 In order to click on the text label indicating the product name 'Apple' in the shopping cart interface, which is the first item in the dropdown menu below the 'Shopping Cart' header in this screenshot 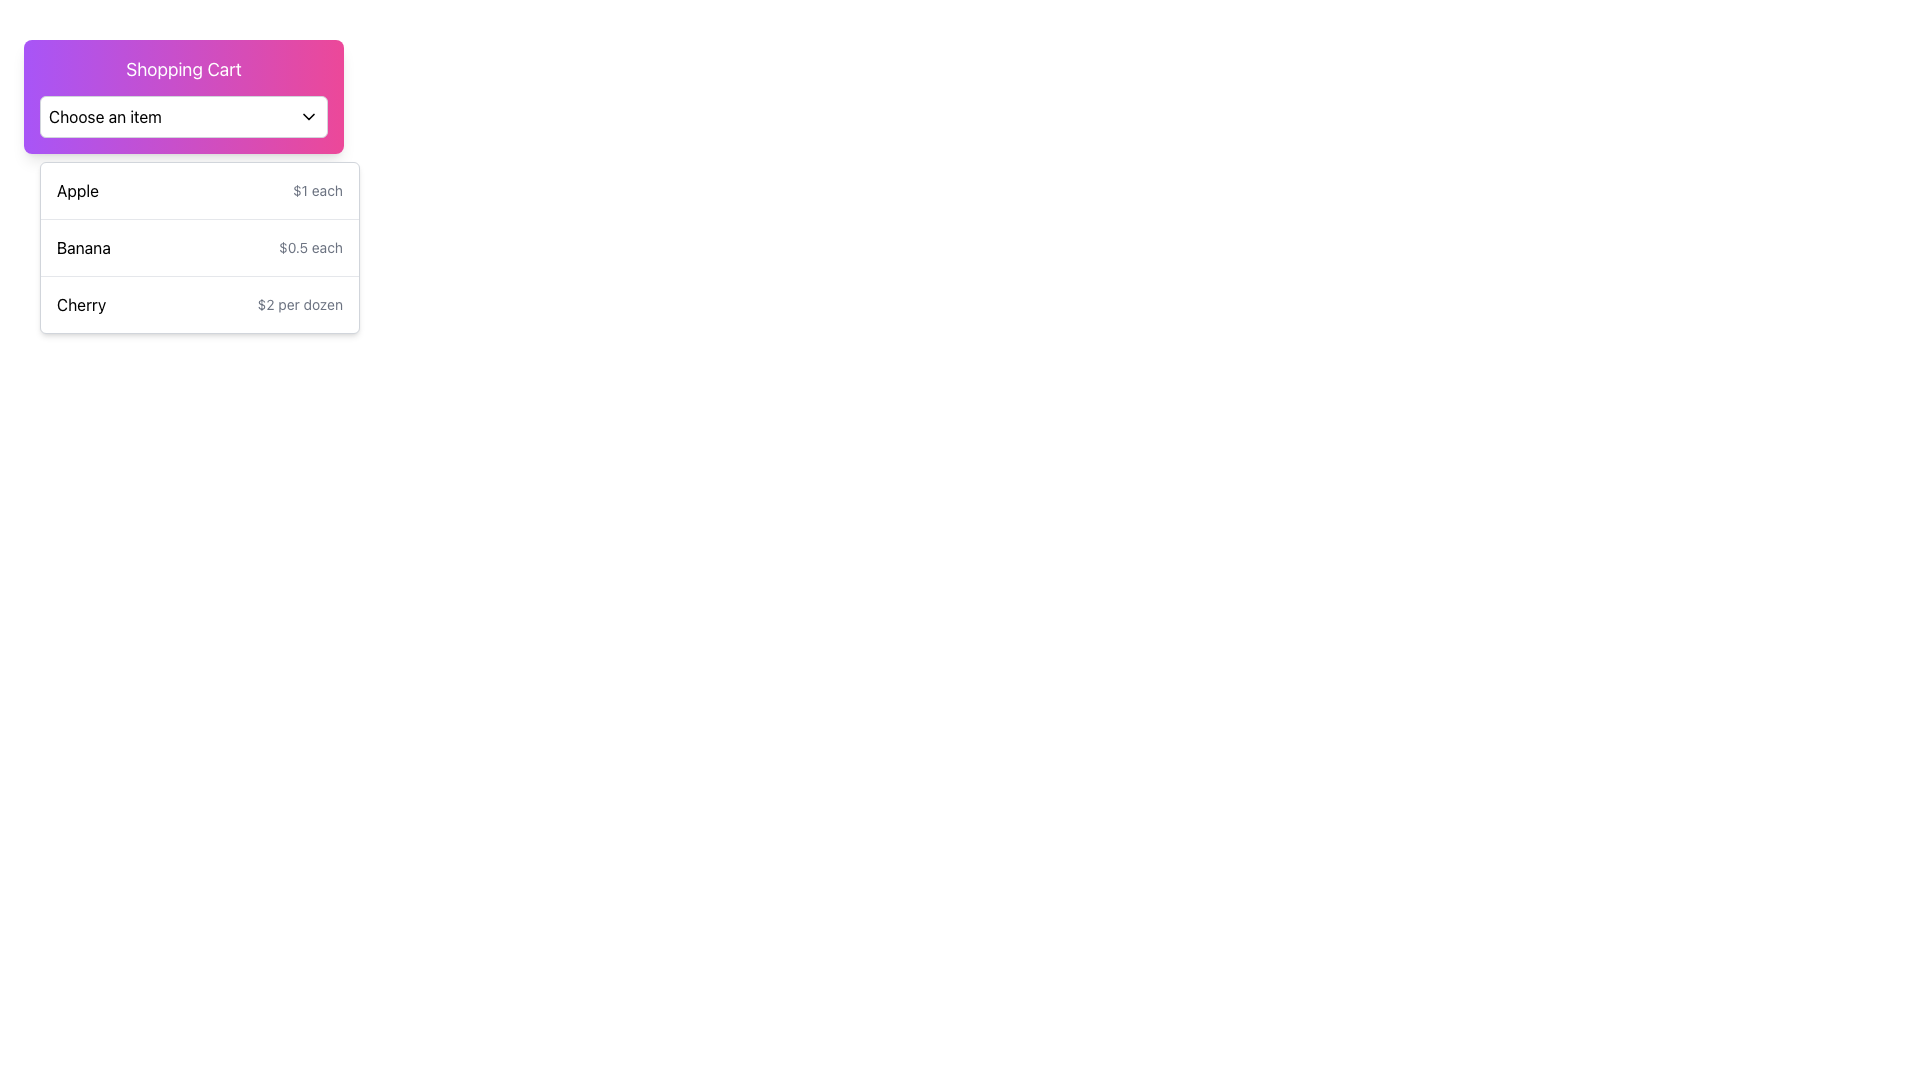, I will do `click(77, 191)`.